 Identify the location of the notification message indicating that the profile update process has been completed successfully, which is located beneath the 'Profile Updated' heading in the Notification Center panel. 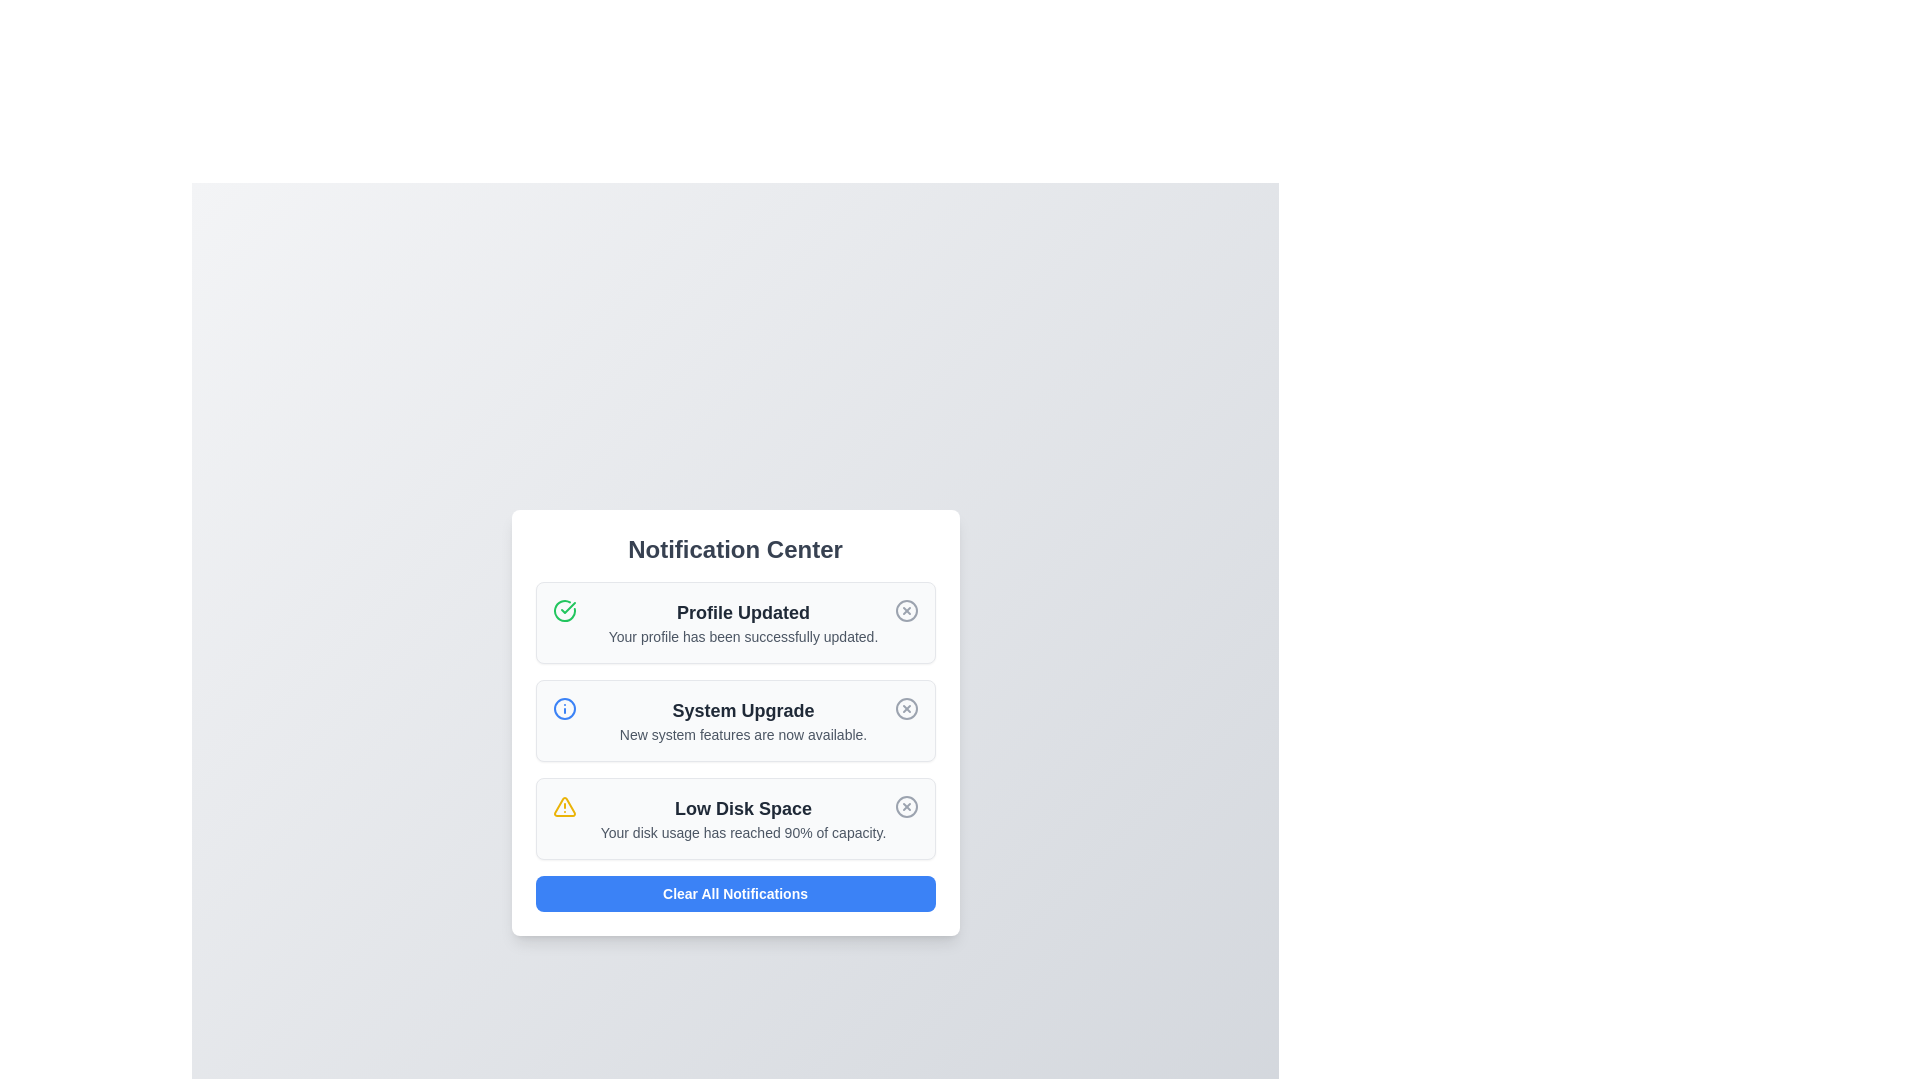
(742, 636).